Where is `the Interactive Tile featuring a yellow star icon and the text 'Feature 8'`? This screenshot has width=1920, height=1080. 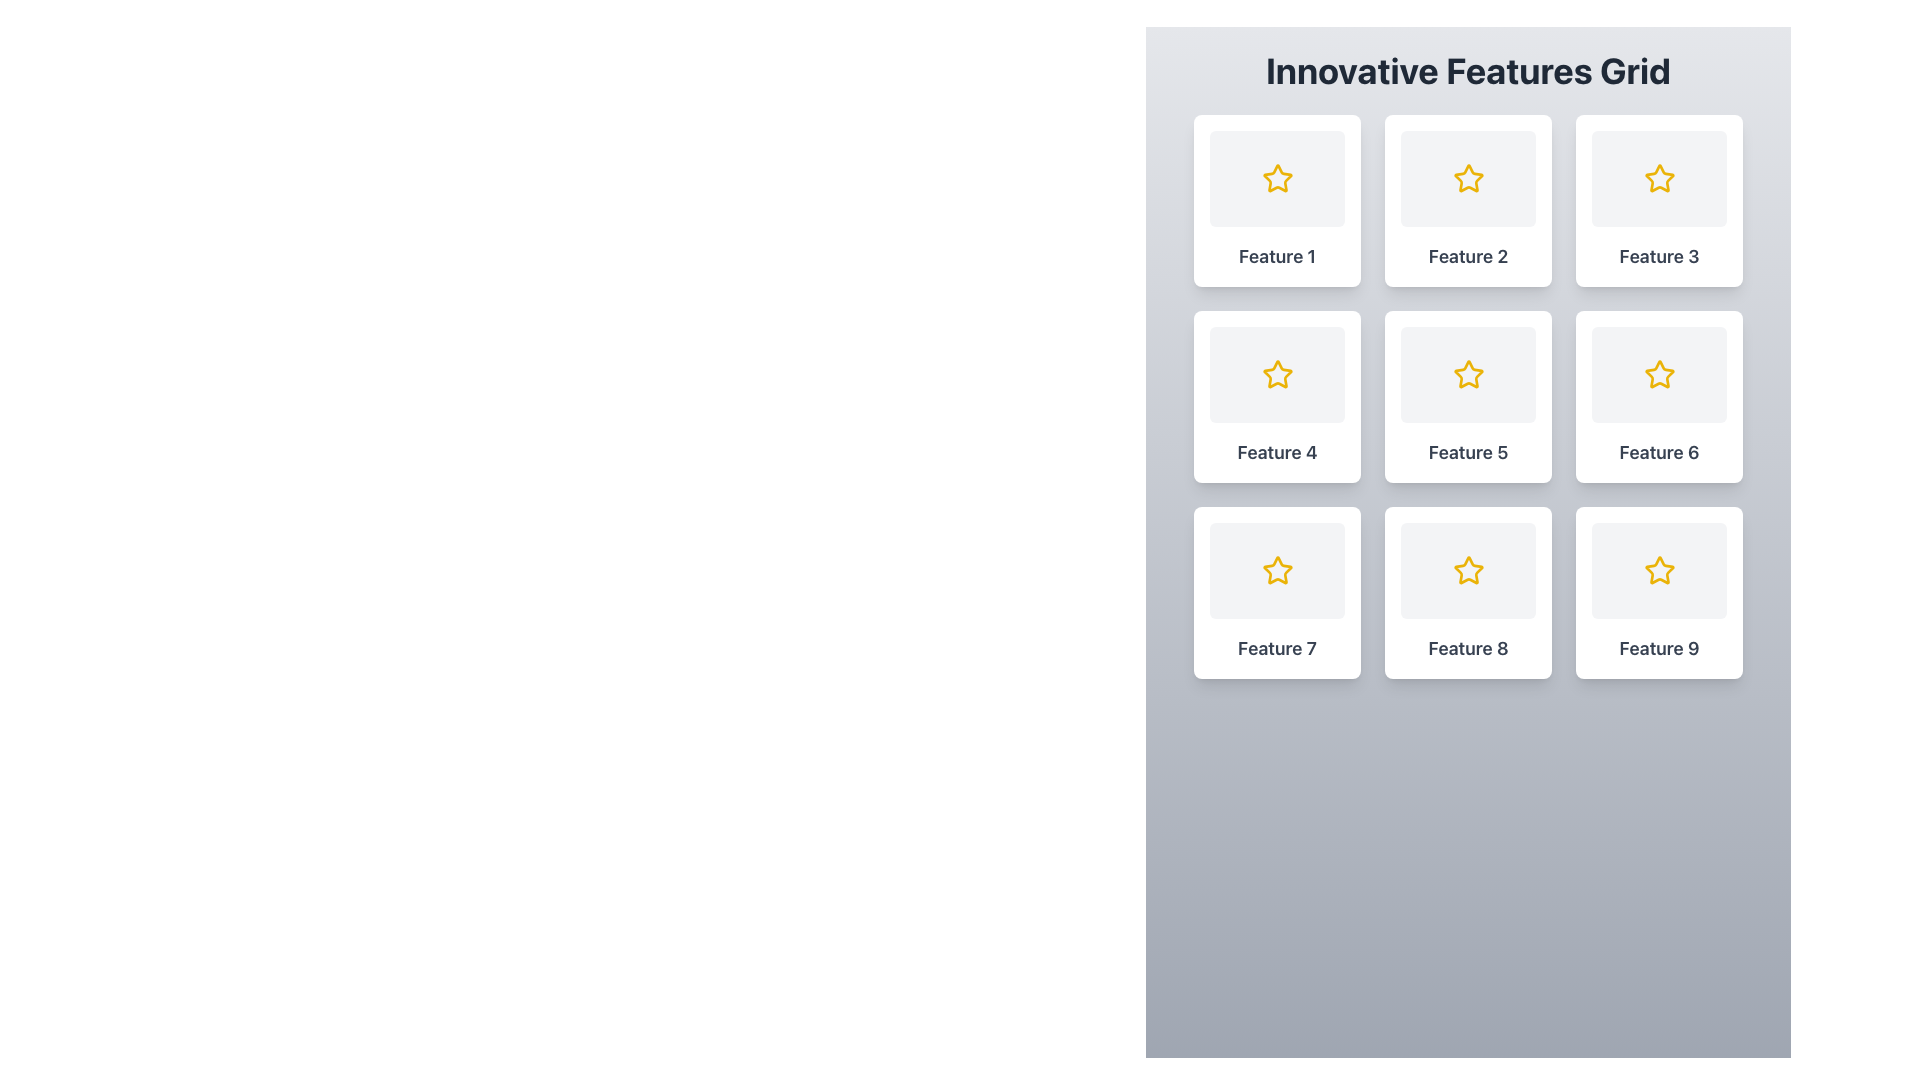
the Interactive Tile featuring a yellow star icon and the text 'Feature 8' is located at coordinates (1468, 592).